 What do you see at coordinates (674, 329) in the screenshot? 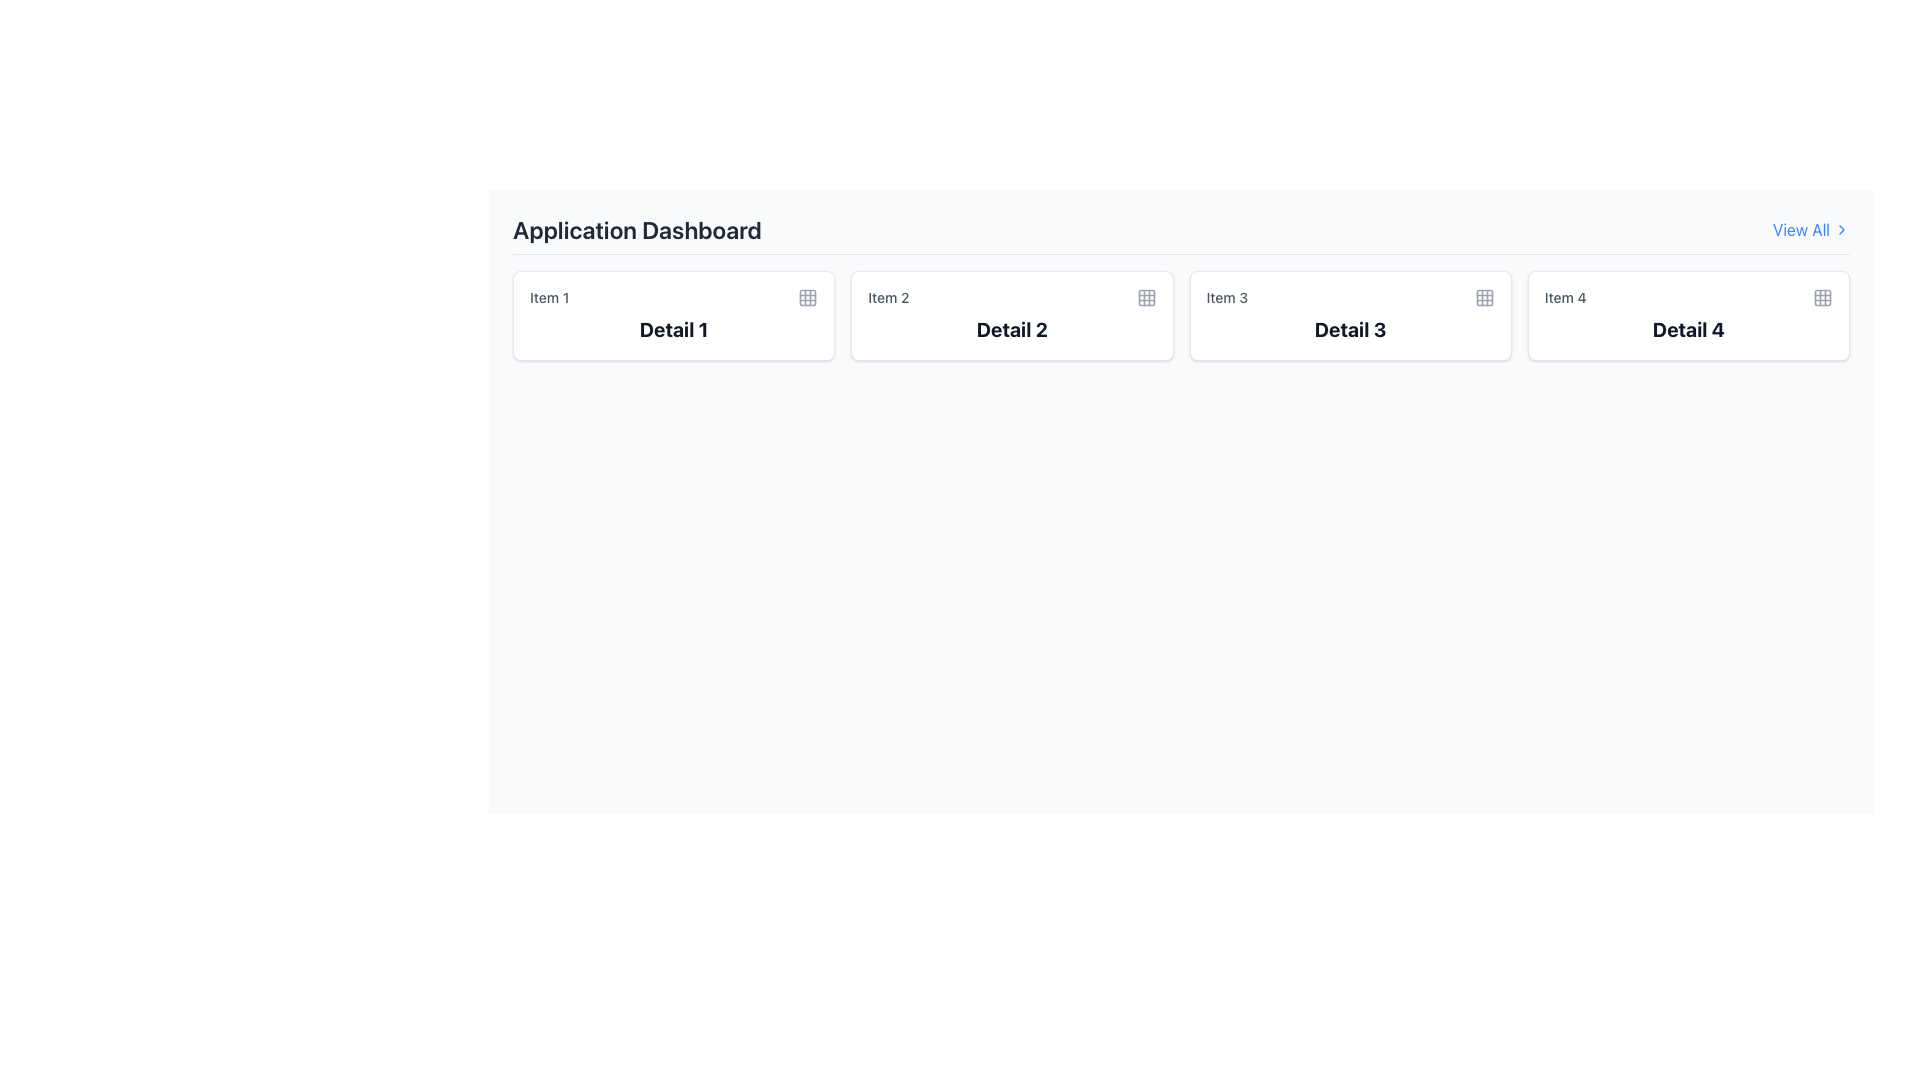
I see `the text label displaying 'Detail 1' which is prominently styled in bold black font, located below the header 'Item 1' in the first card element` at bounding box center [674, 329].